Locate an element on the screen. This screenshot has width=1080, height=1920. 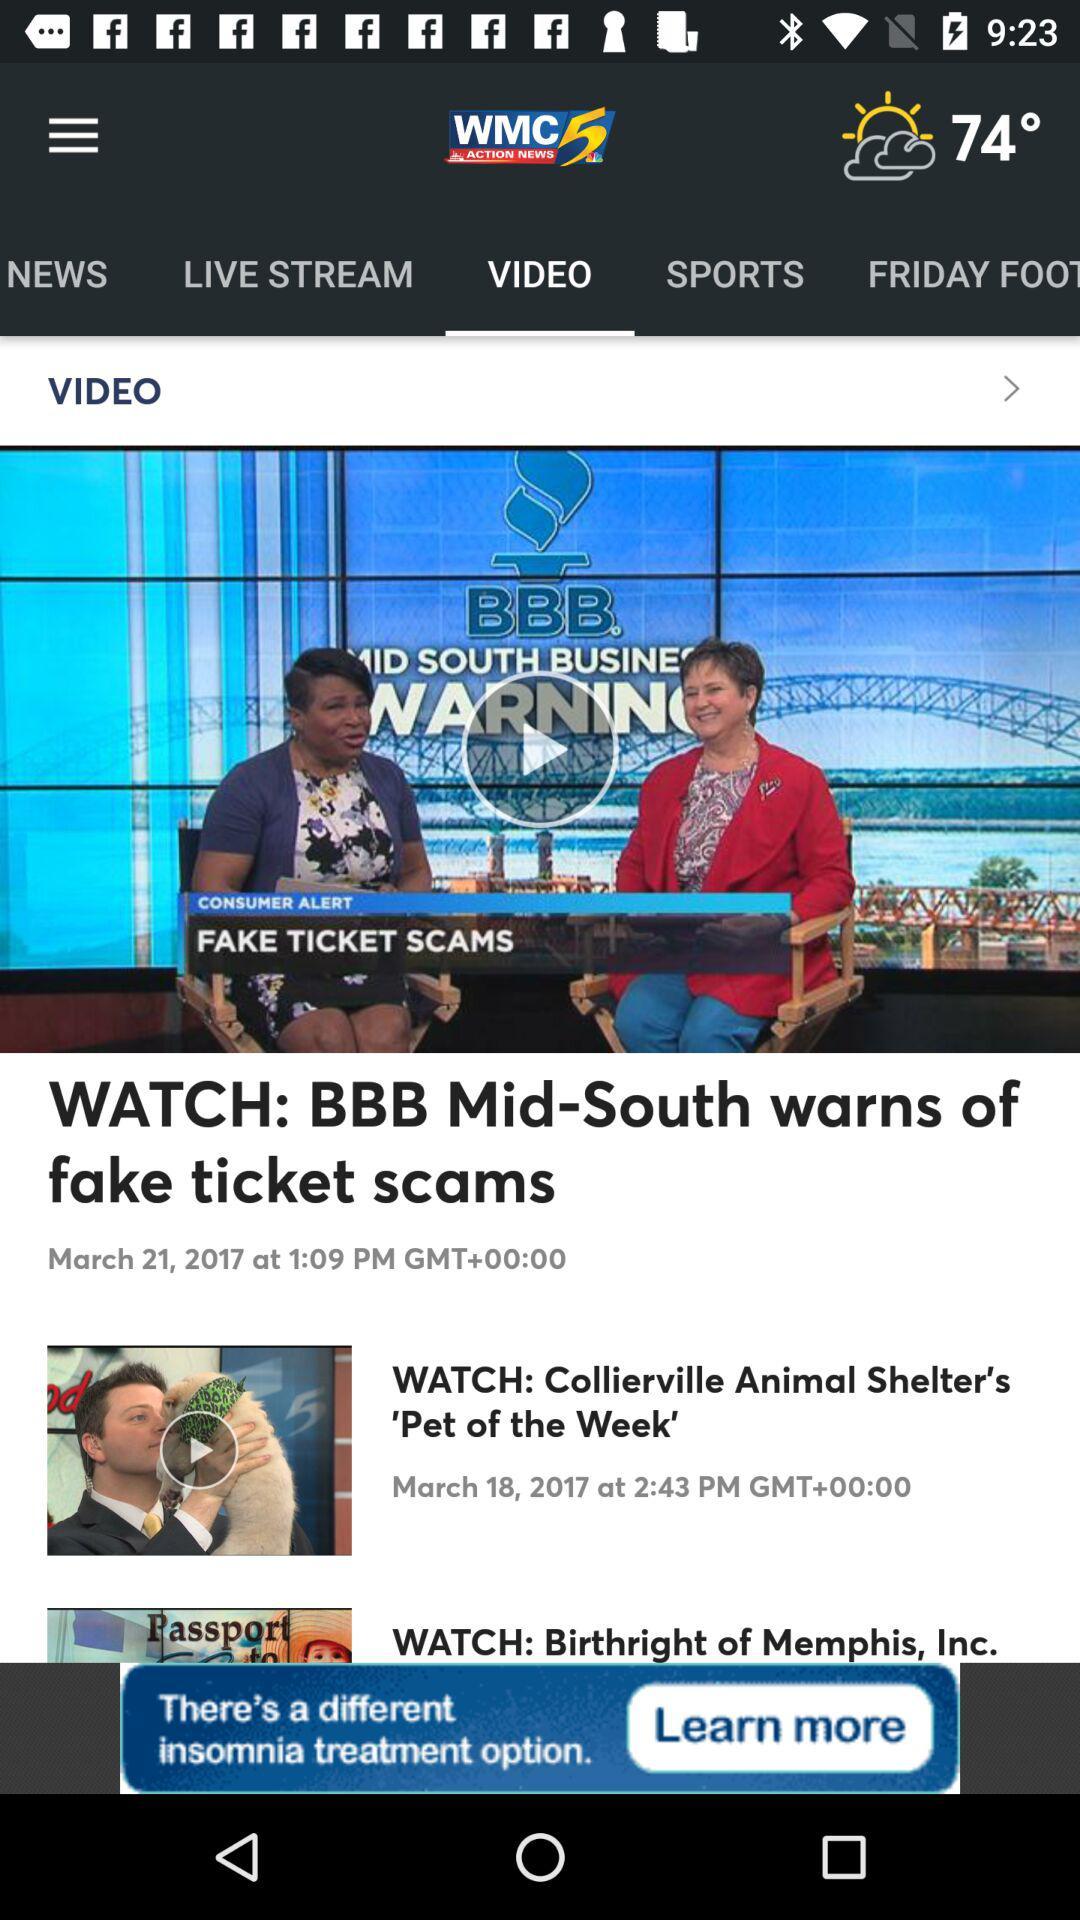
advertisement is located at coordinates (540, 1727).